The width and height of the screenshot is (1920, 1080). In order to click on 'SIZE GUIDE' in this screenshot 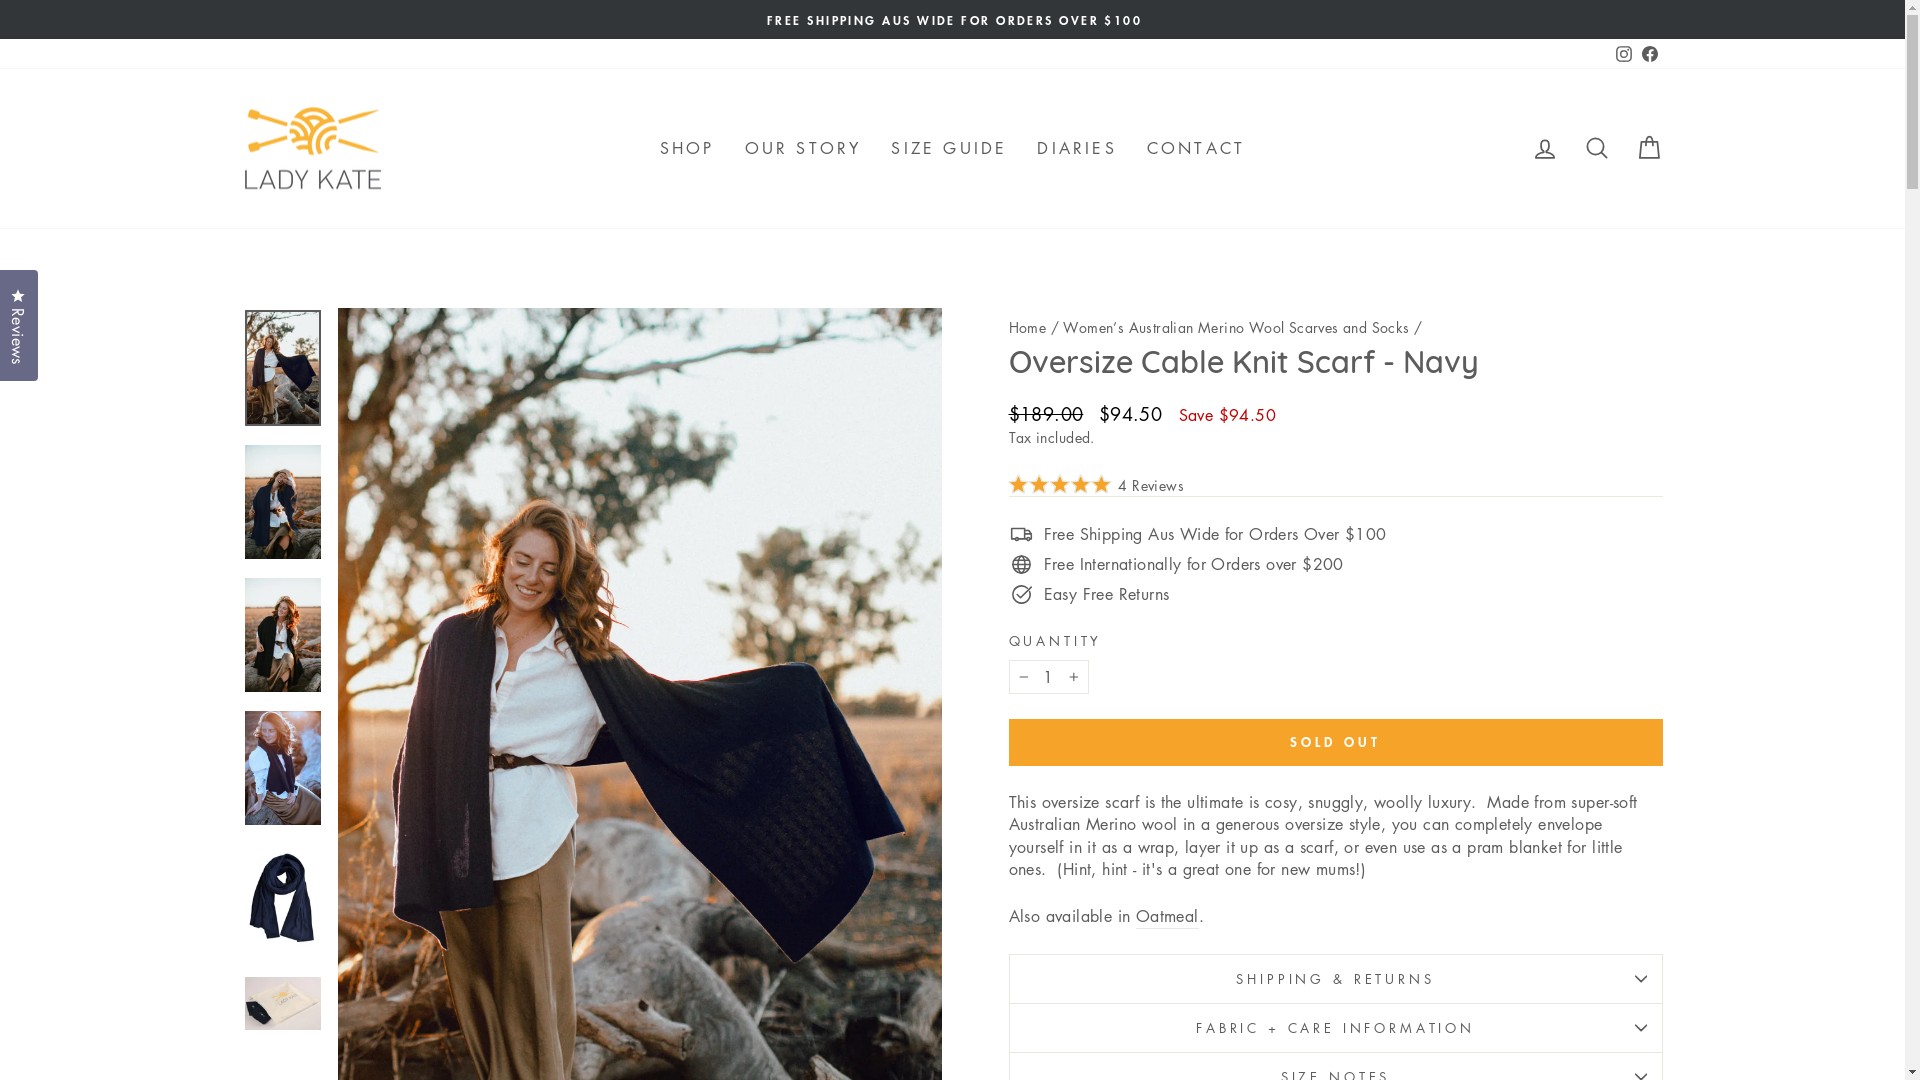, I will do `click(948, 147)`.